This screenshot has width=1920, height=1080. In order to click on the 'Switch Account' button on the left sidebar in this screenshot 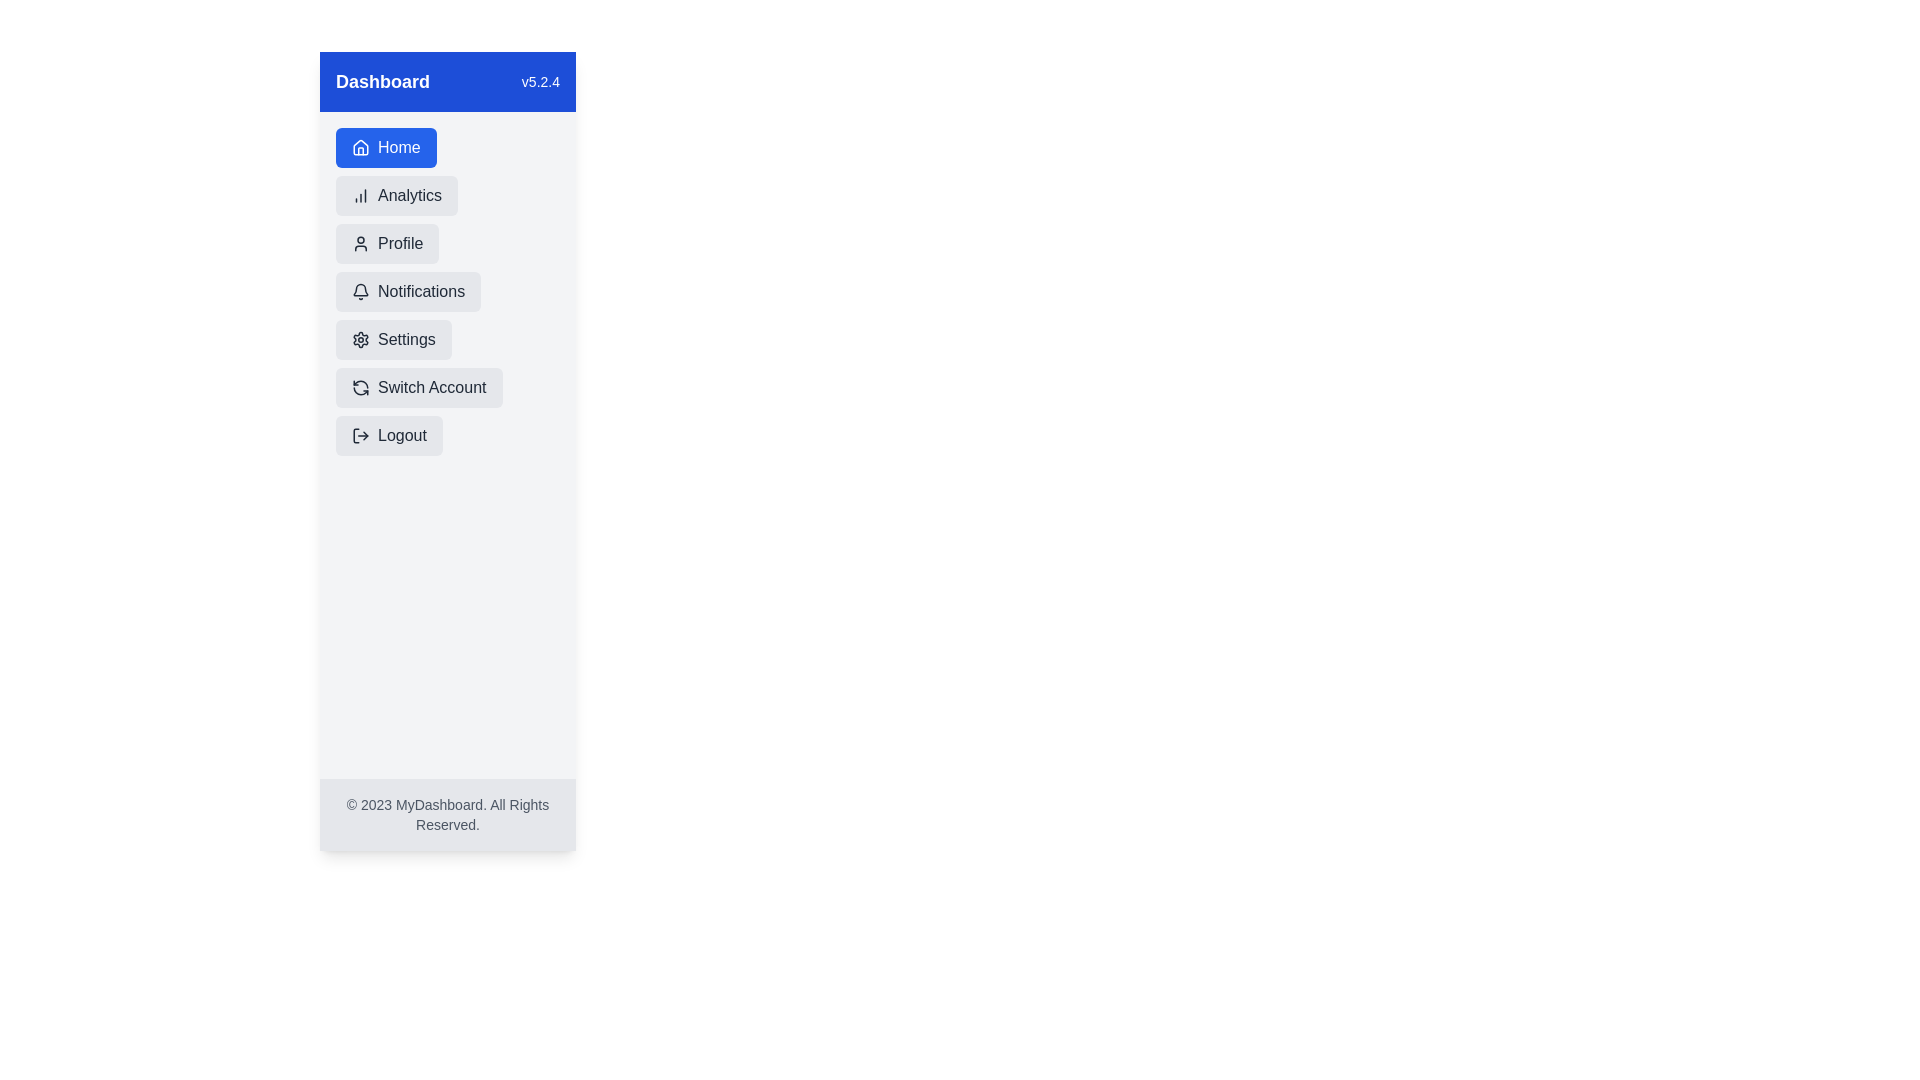, I will do `click(418, 388)`.